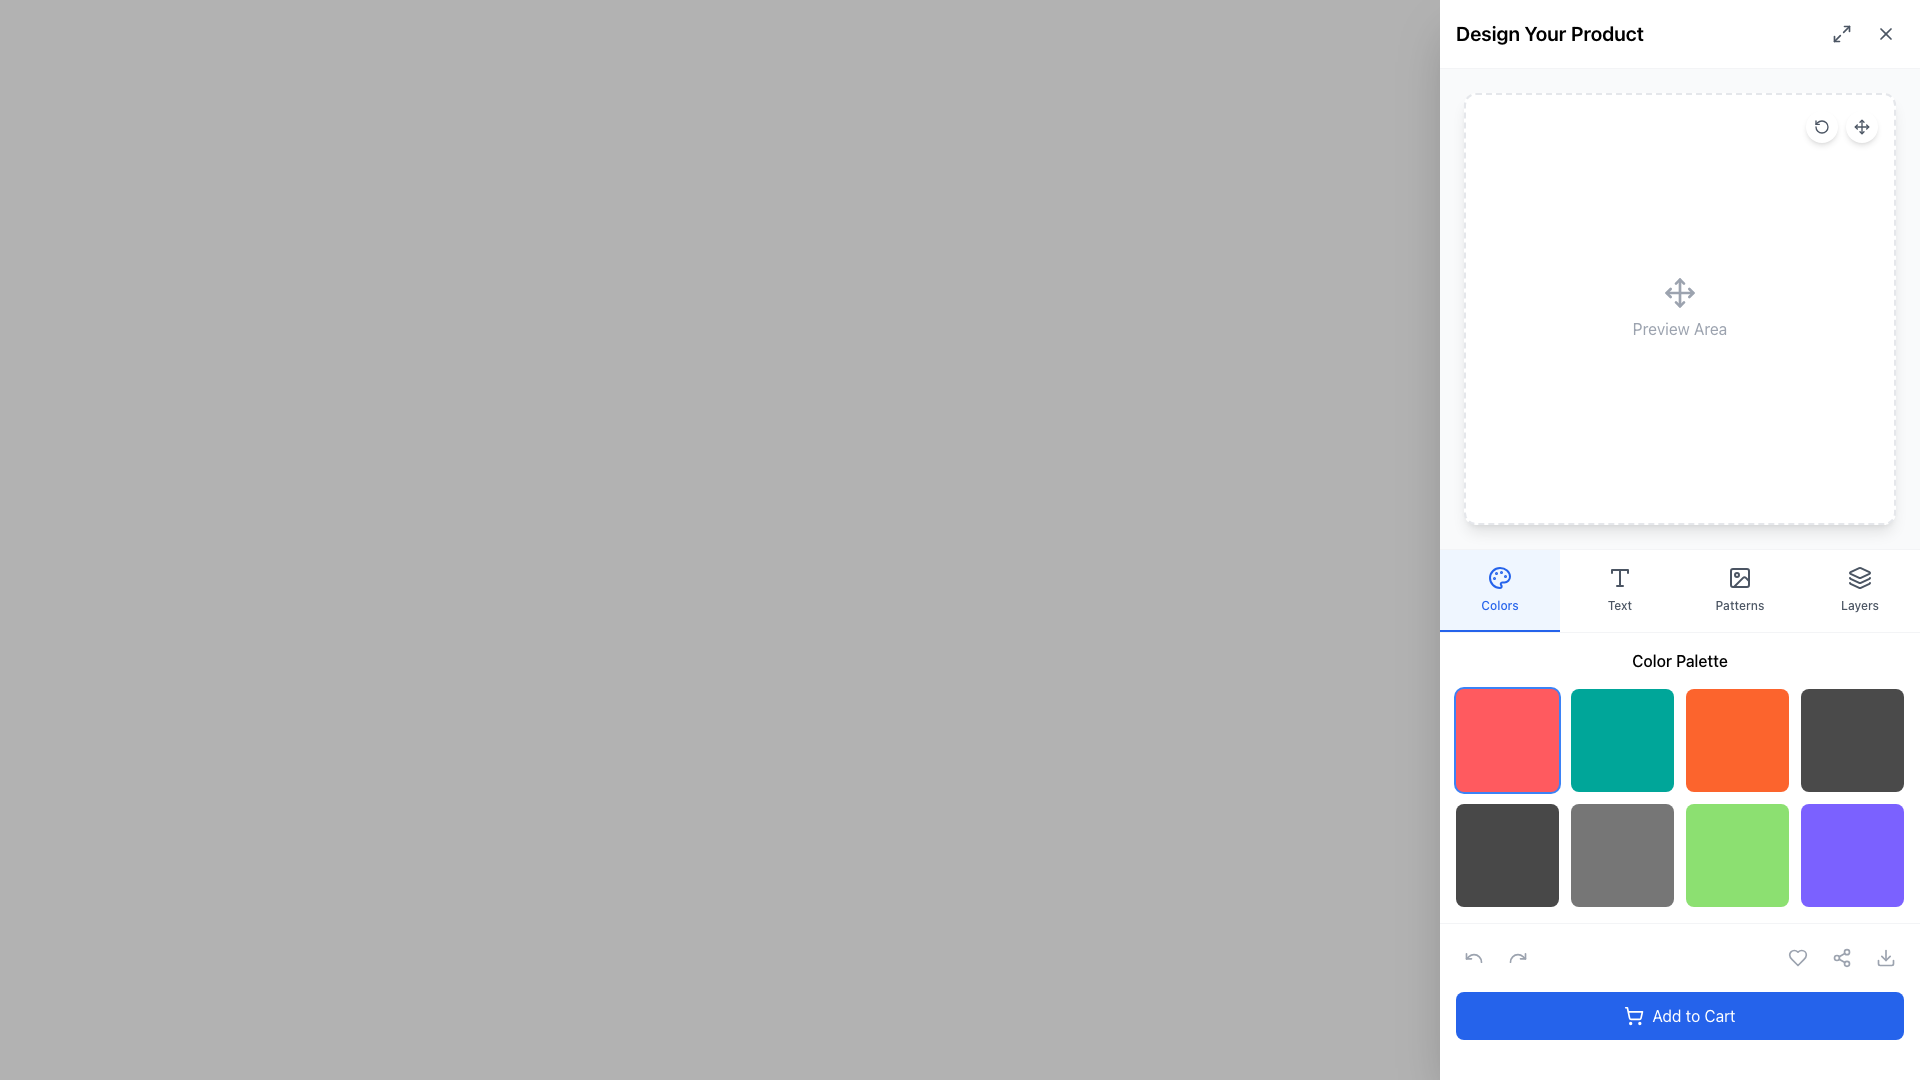 The height and width of the screenshot is (1080, 1920). Describe the element at coordinates (1861, 127) in the screenshot. I see `the four-directional arrow icon in the top-right corner of the preview area` at that location.